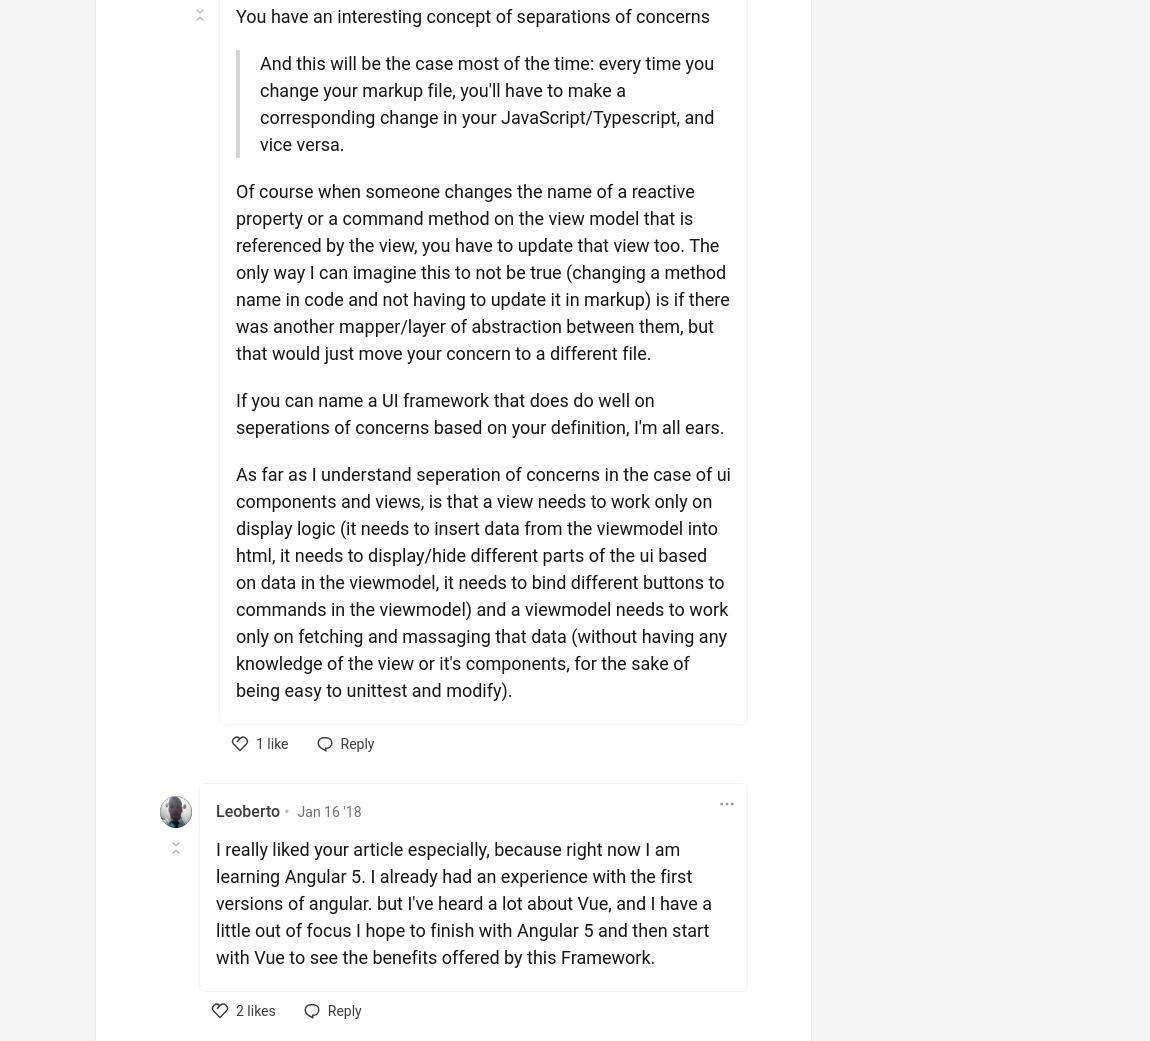 The height and width of the screenshot is (1041, 1150). Describe the element at coordinates (247, 811) in the screenshot. I see `'Leoberto'` at that location.